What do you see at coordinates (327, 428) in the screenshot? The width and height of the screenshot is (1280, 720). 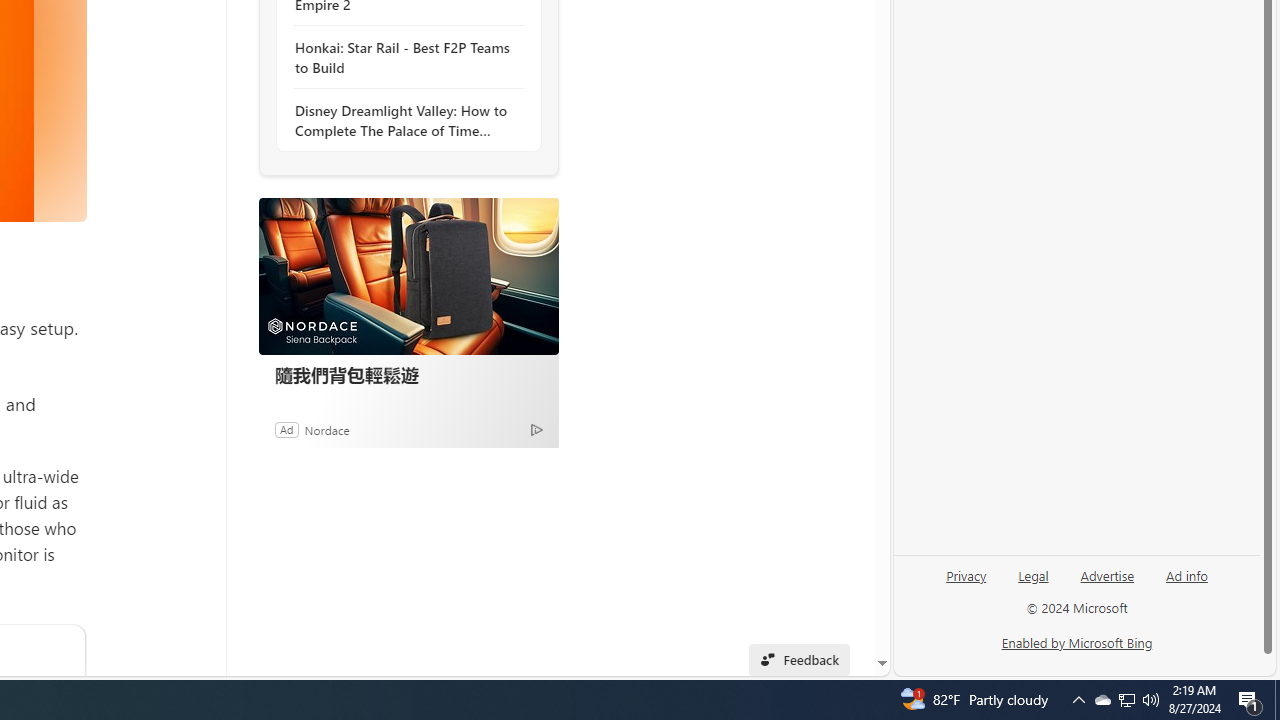 I see `'Nordace'` at bounding box center [327, 428].